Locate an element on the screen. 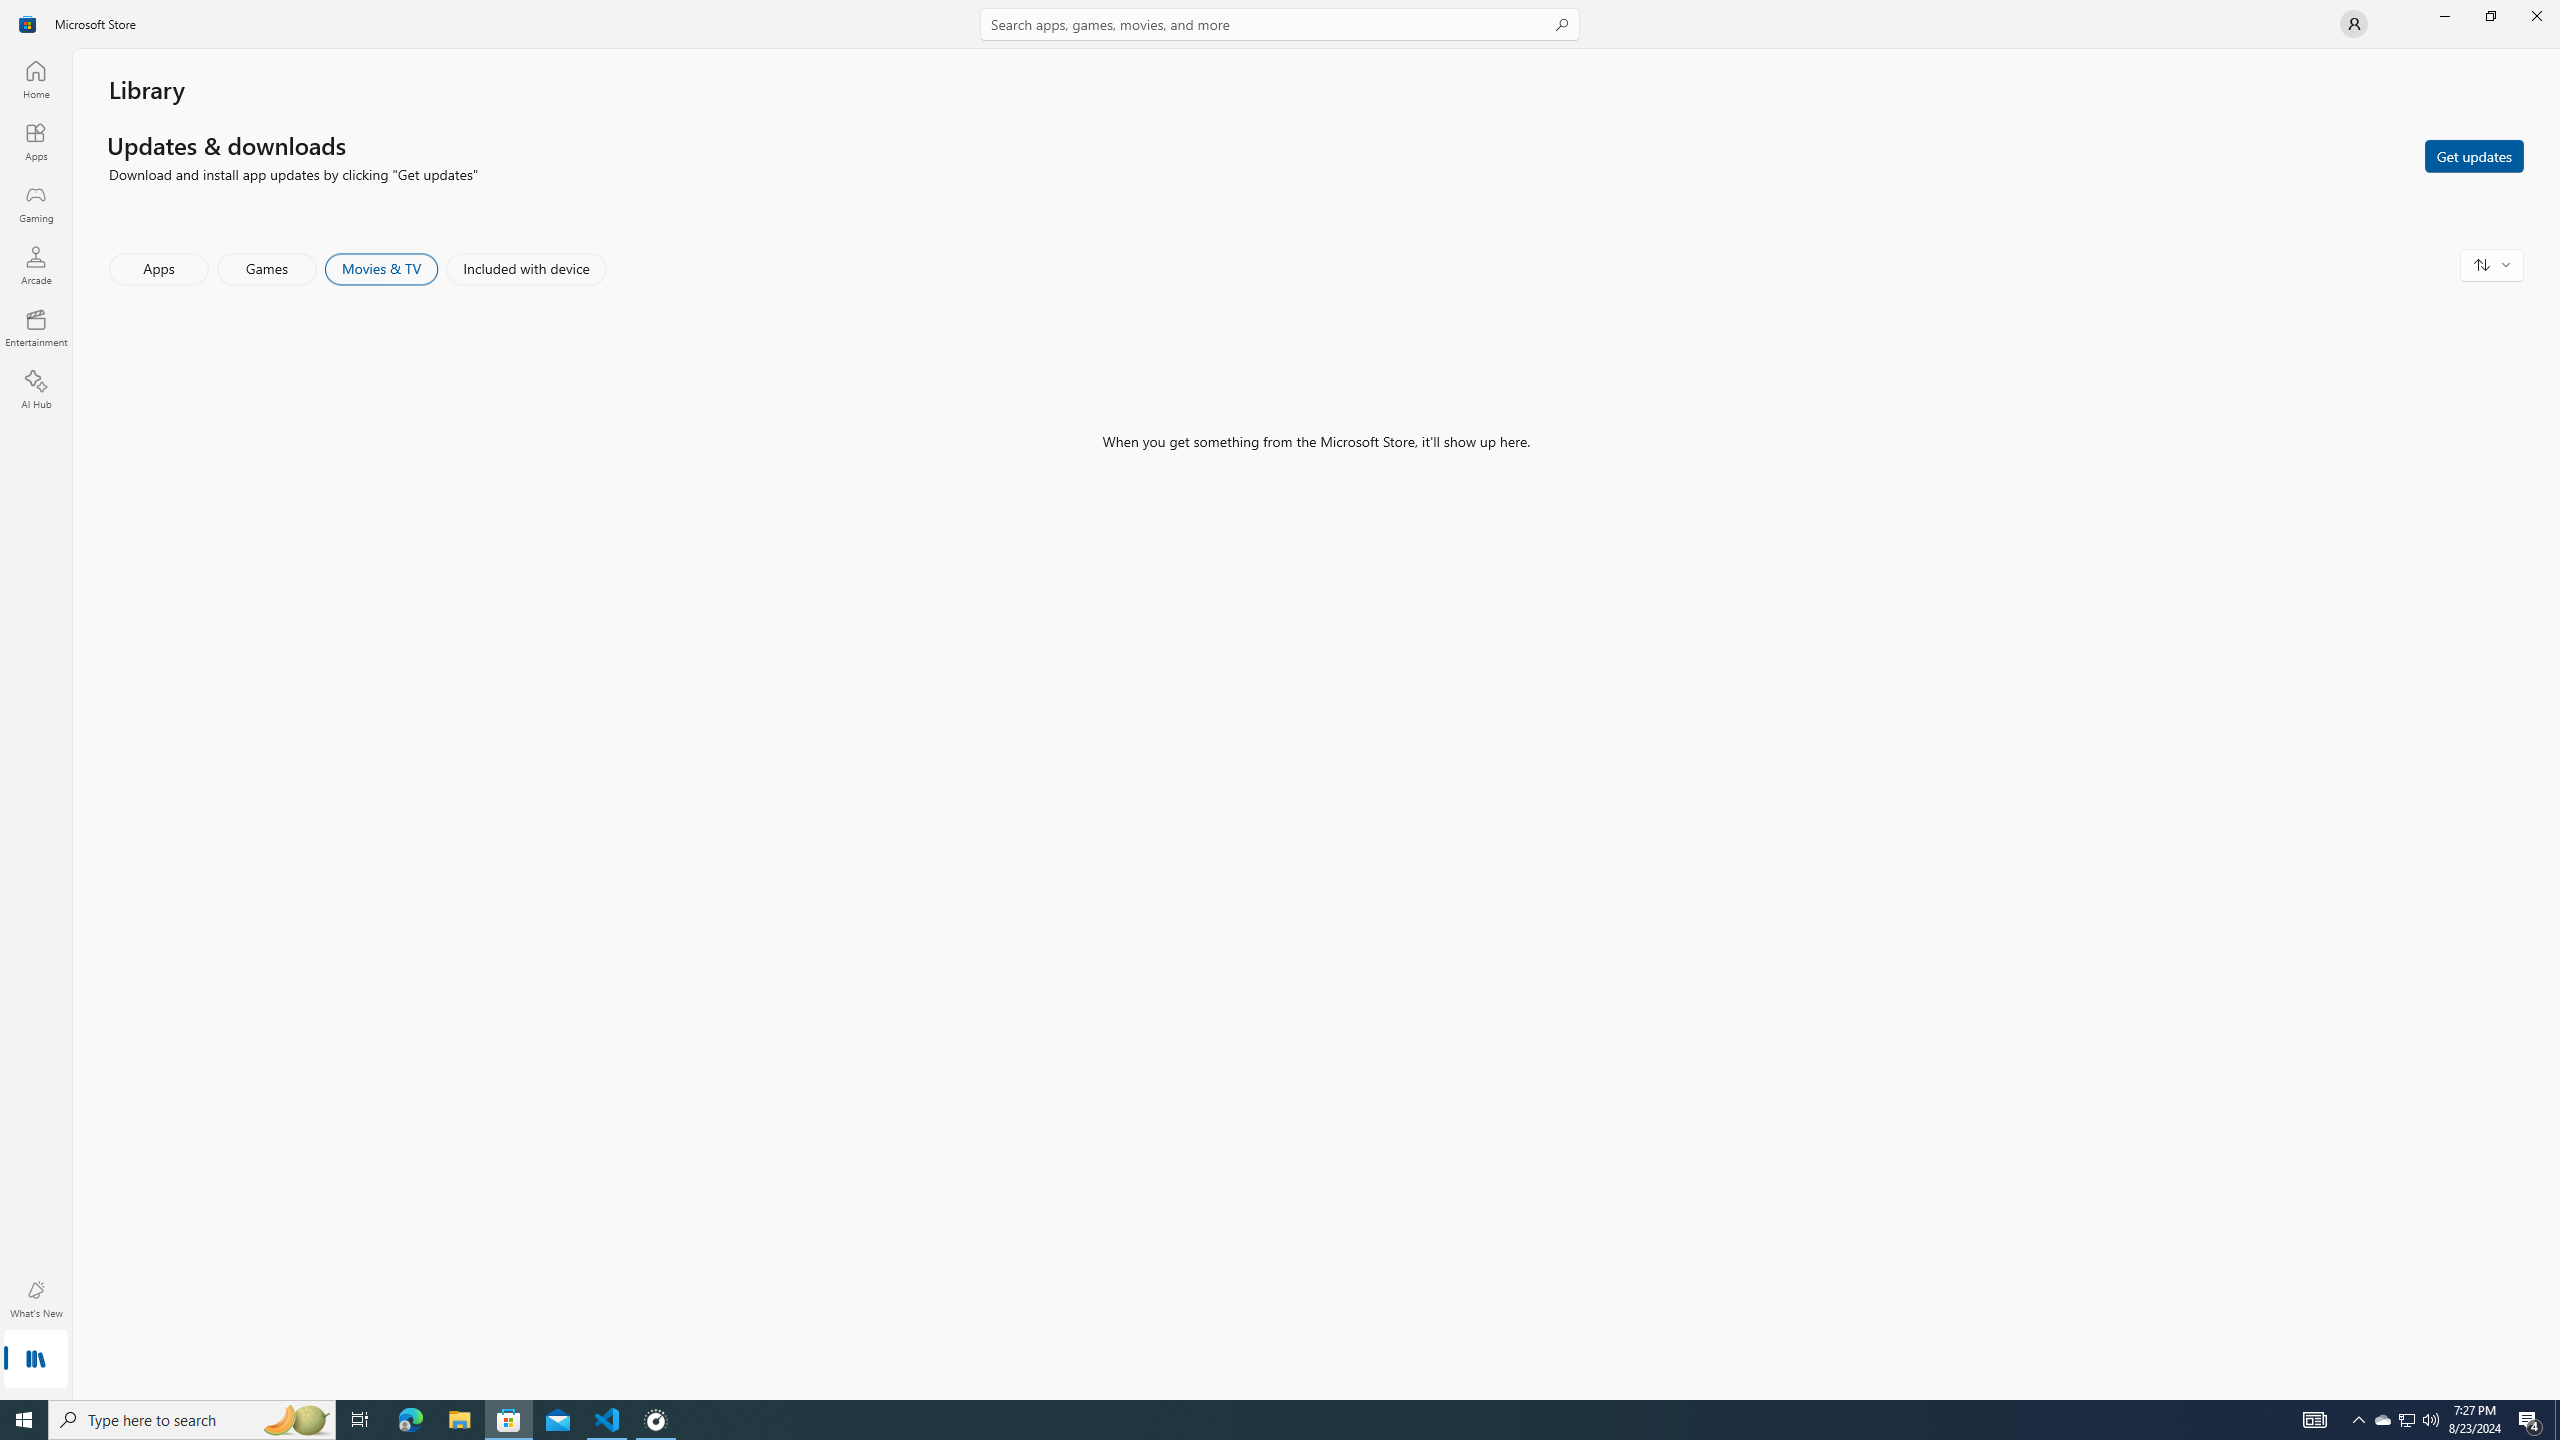 This screenshot has width=2560, height=1440. 'Included with device' is located at coordinates (525, 268).